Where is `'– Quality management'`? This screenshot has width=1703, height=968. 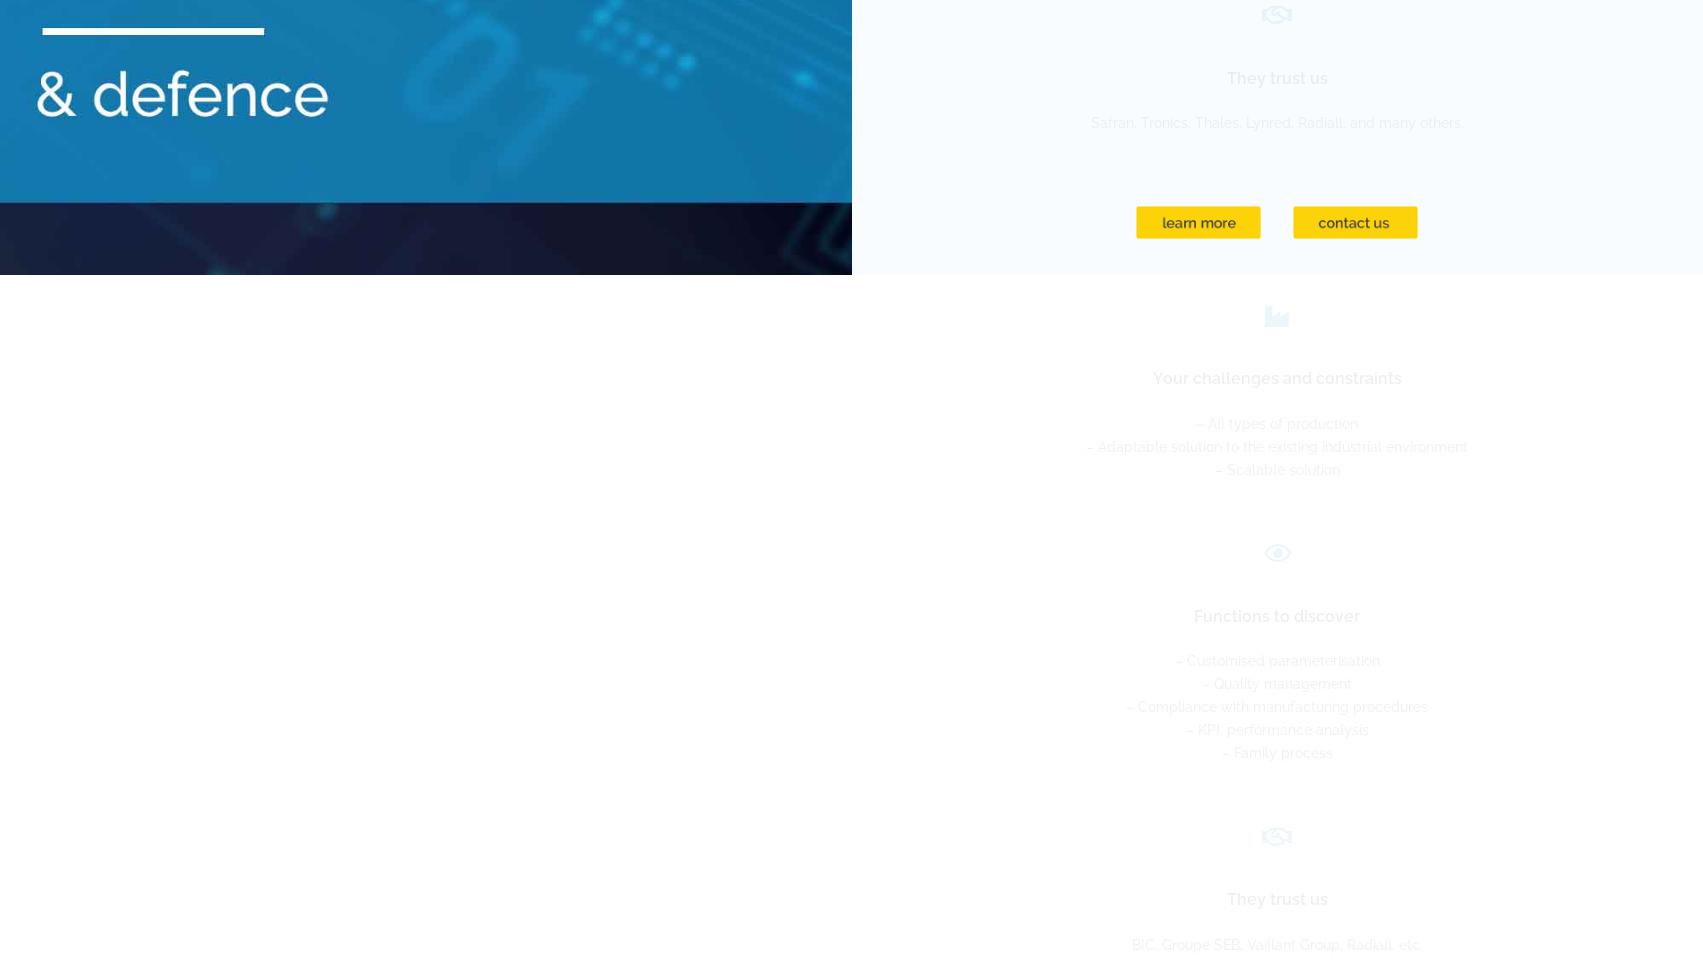 '– Quality management' is located at coordinates (1276, 683).